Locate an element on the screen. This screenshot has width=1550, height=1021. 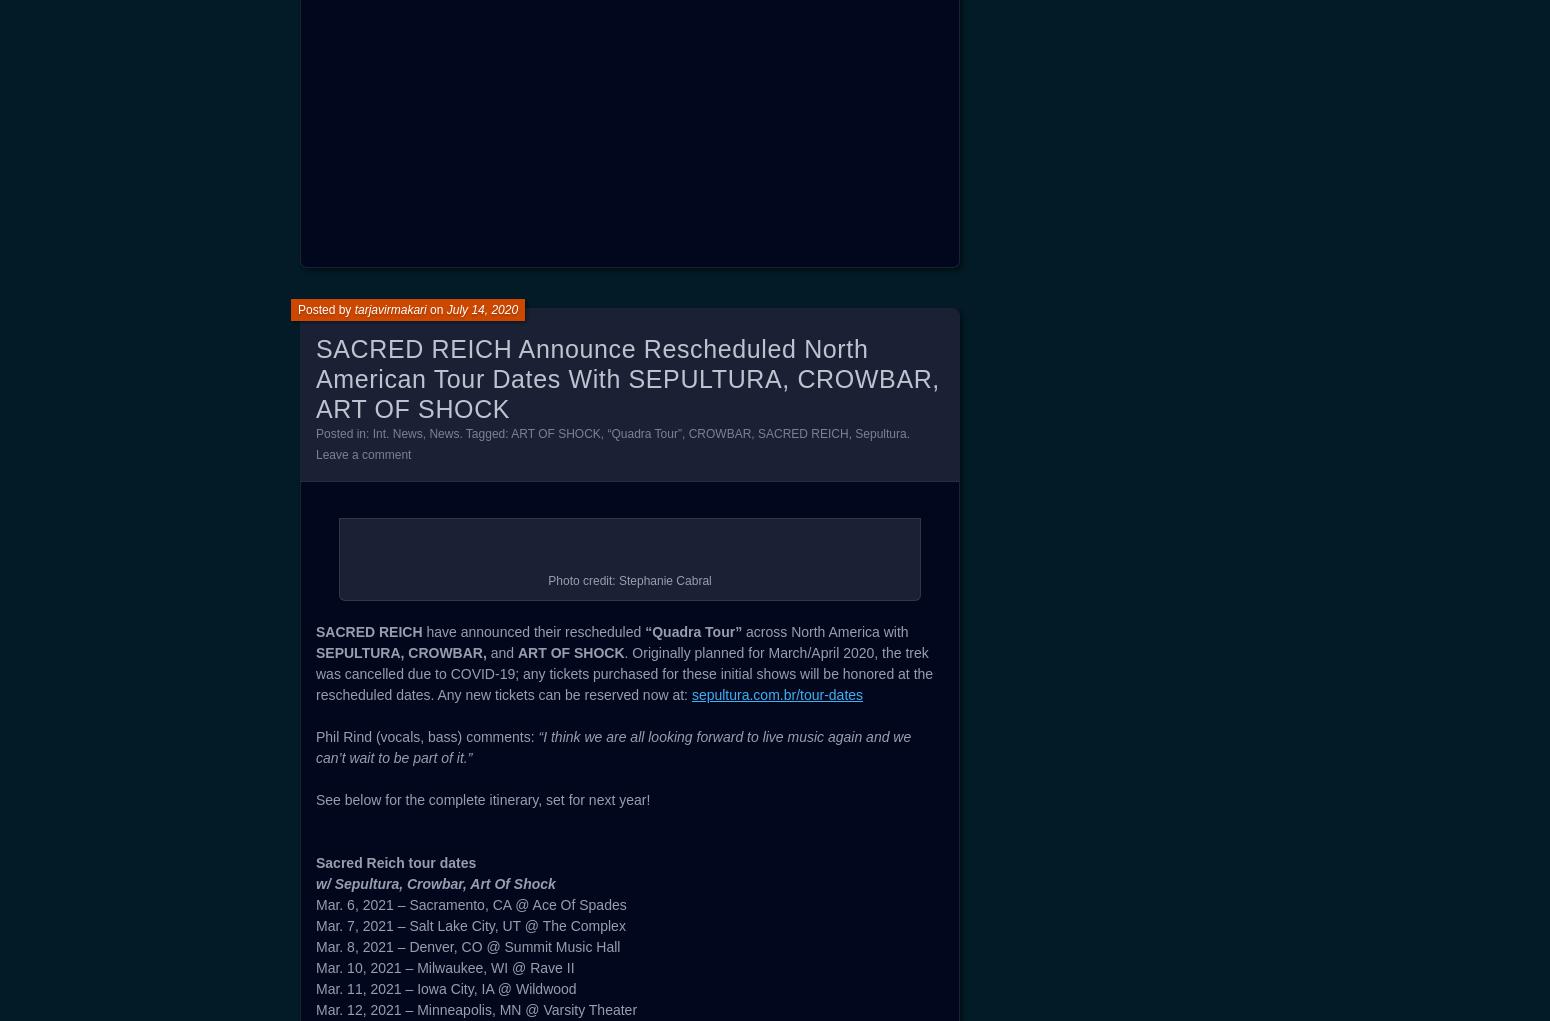
'Posted by' is located at coordinates (324, 891).